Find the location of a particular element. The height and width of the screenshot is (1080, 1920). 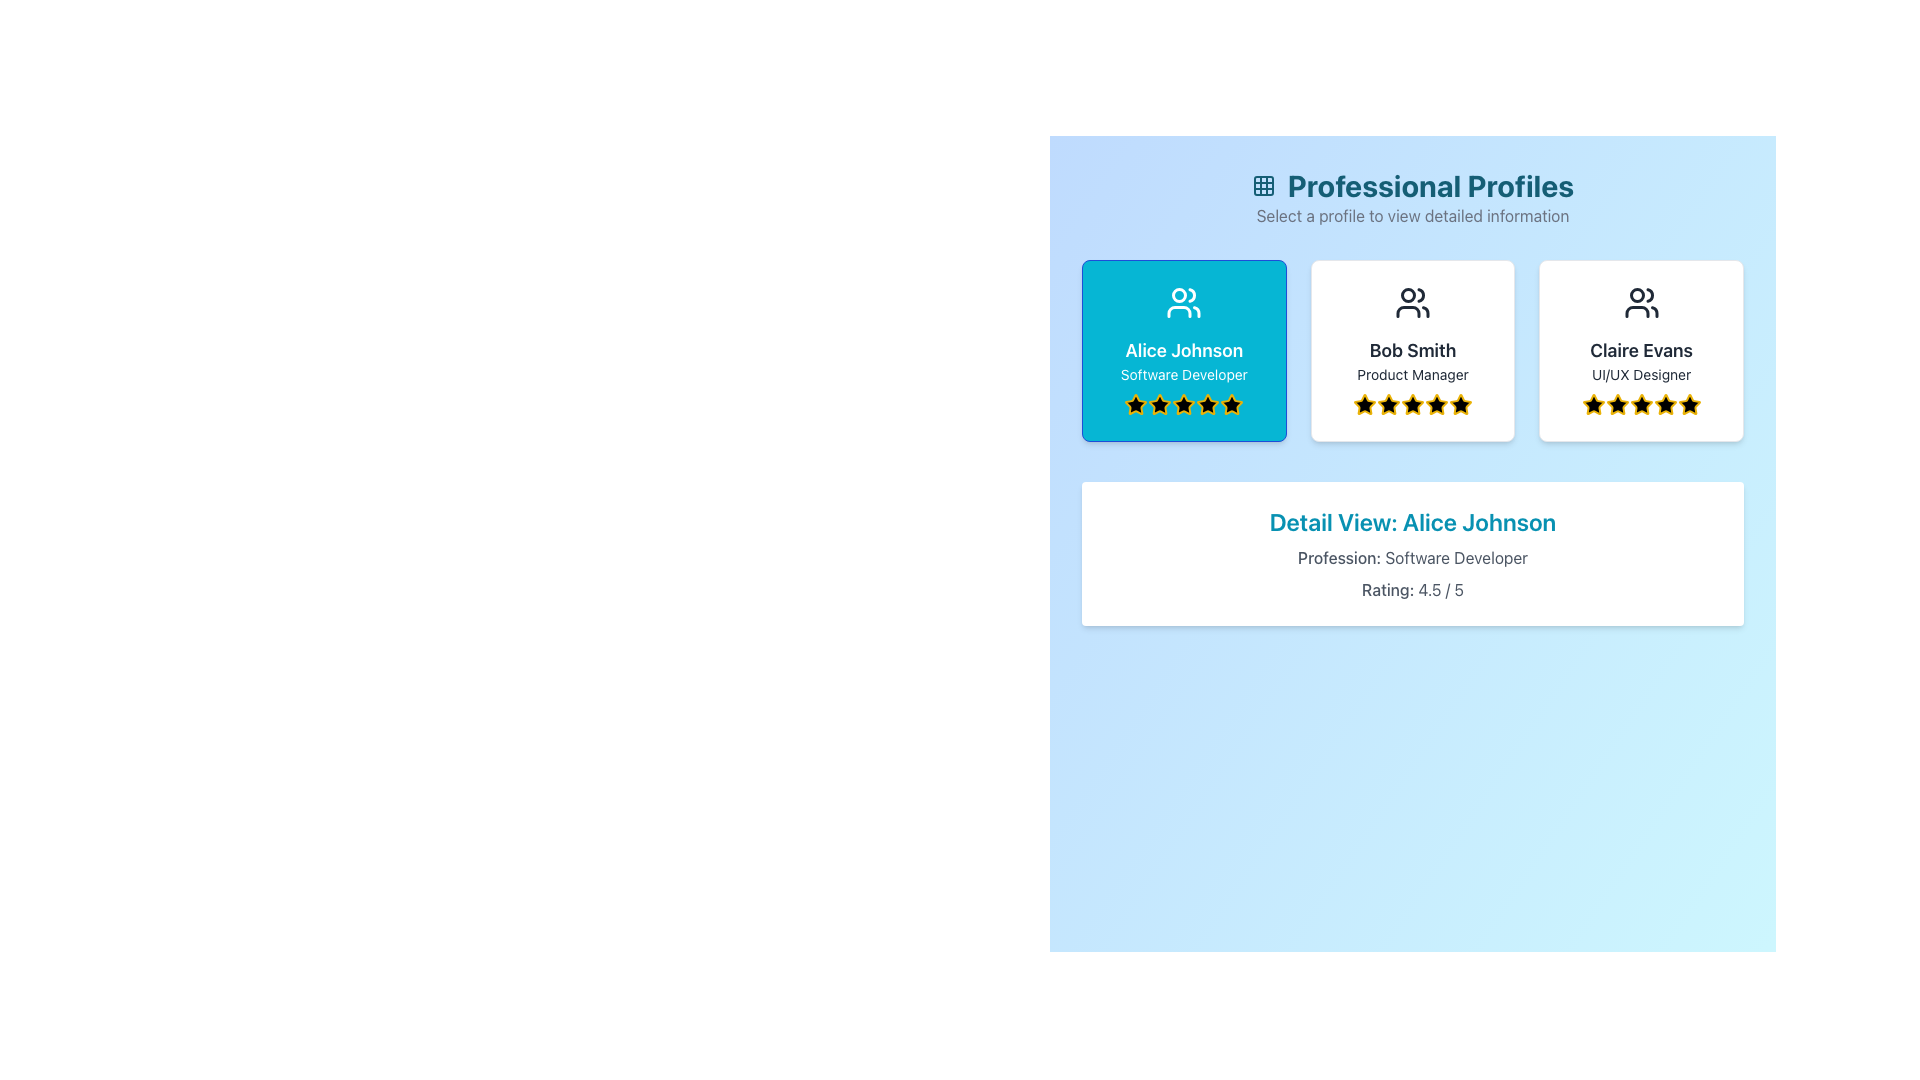

the non-interactive text display that shows the user's rating information, located at the bottom of the 'Detail View: Alice Johnson' card, centered horizontally within the card is located at coordinates (1411, 589).